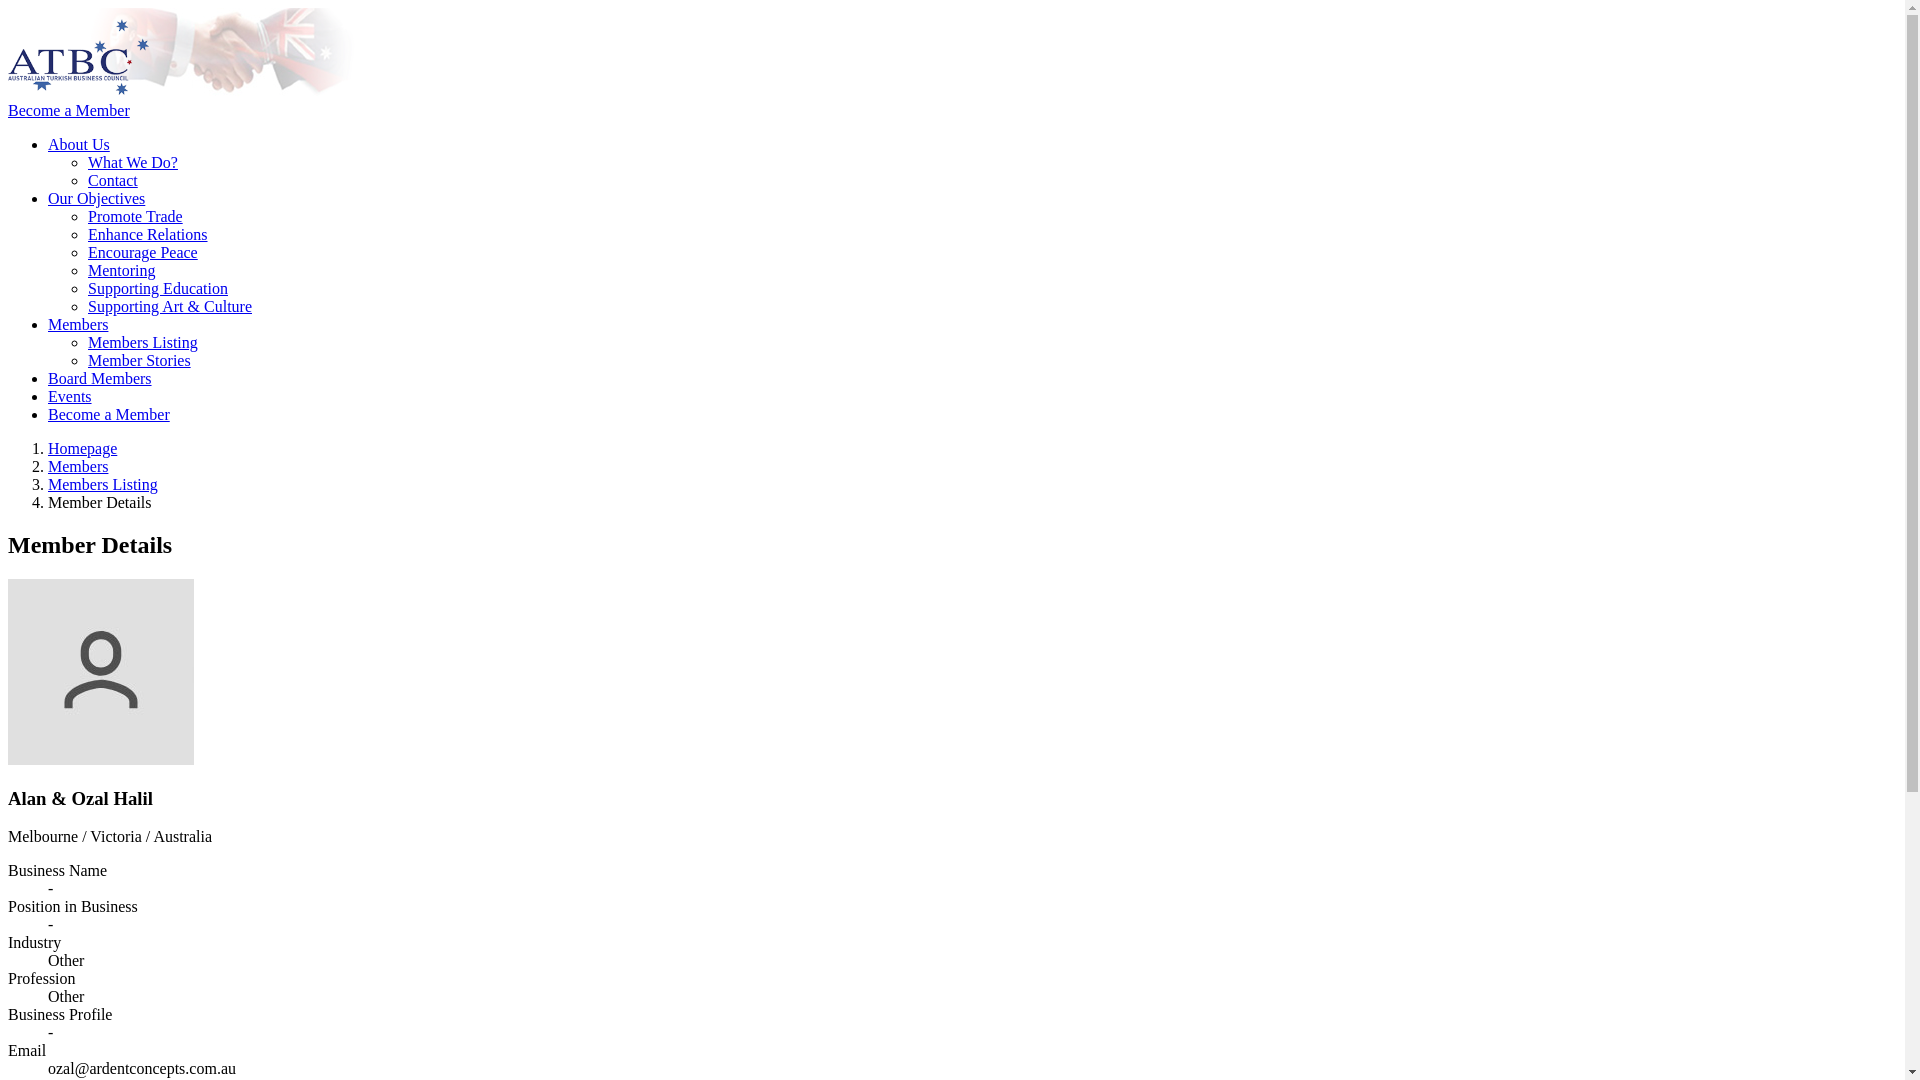  What do you see at coordinates (95, 198) in the screenshot?
I see `'Our Objectives'` at bounding box center [95, 198].